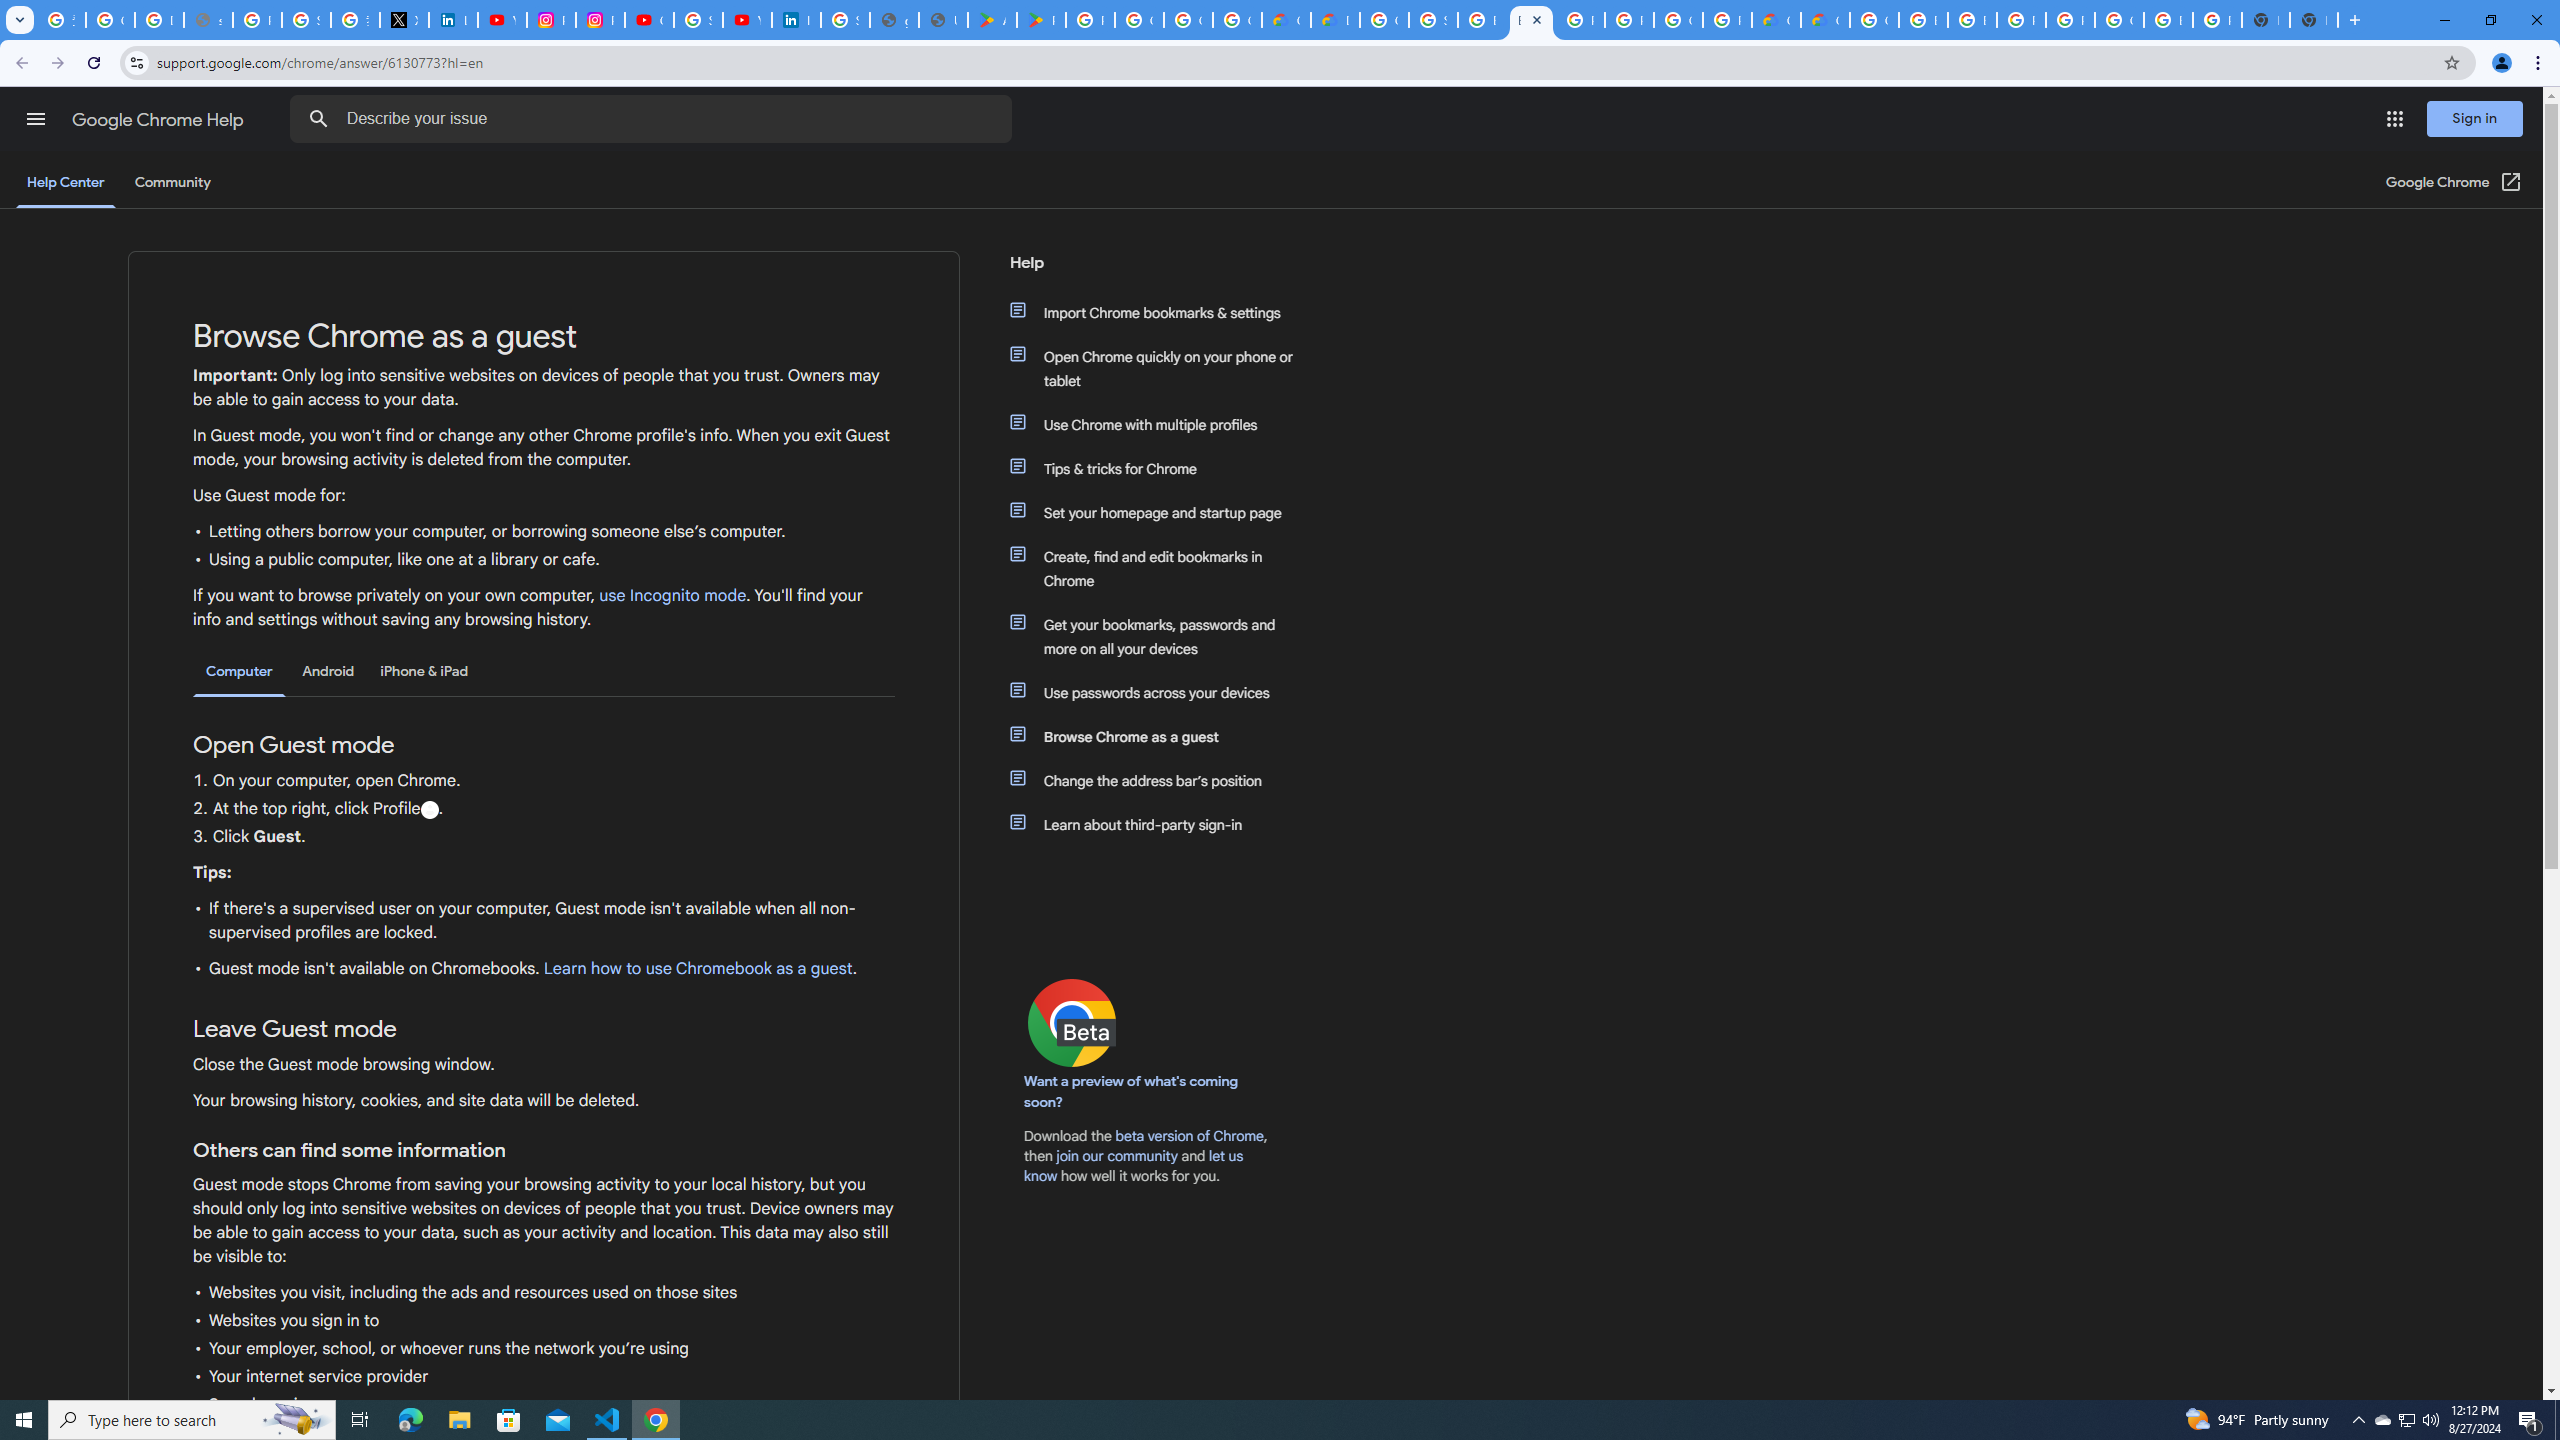 The width and height of the screenshot is (2560, 1440). I want to click on 'PAW Patrol Rescue World - Apps on Google Play', so click(1040, 19).